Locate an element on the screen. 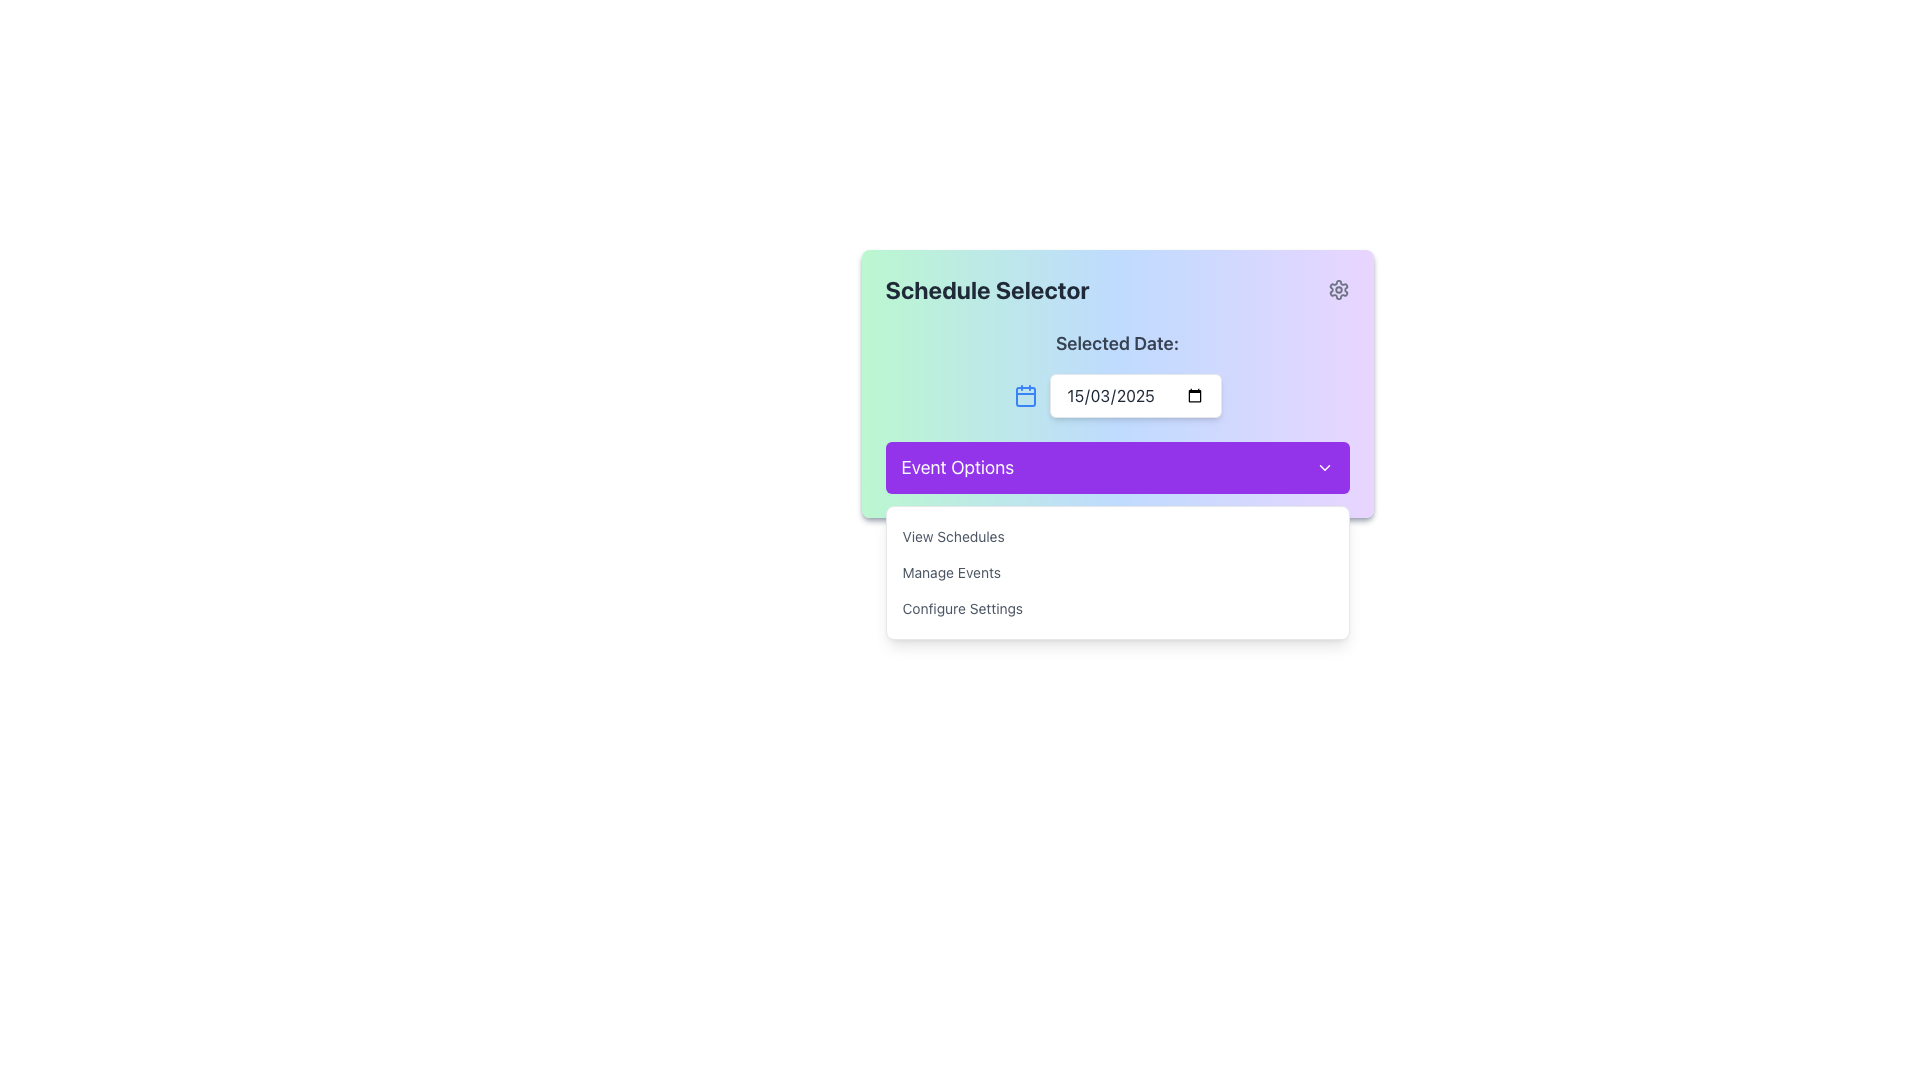  the date input field labeled 'Selected Date:' to select a date by opening the calendar dropdown is located at coordinates (1116, 374).